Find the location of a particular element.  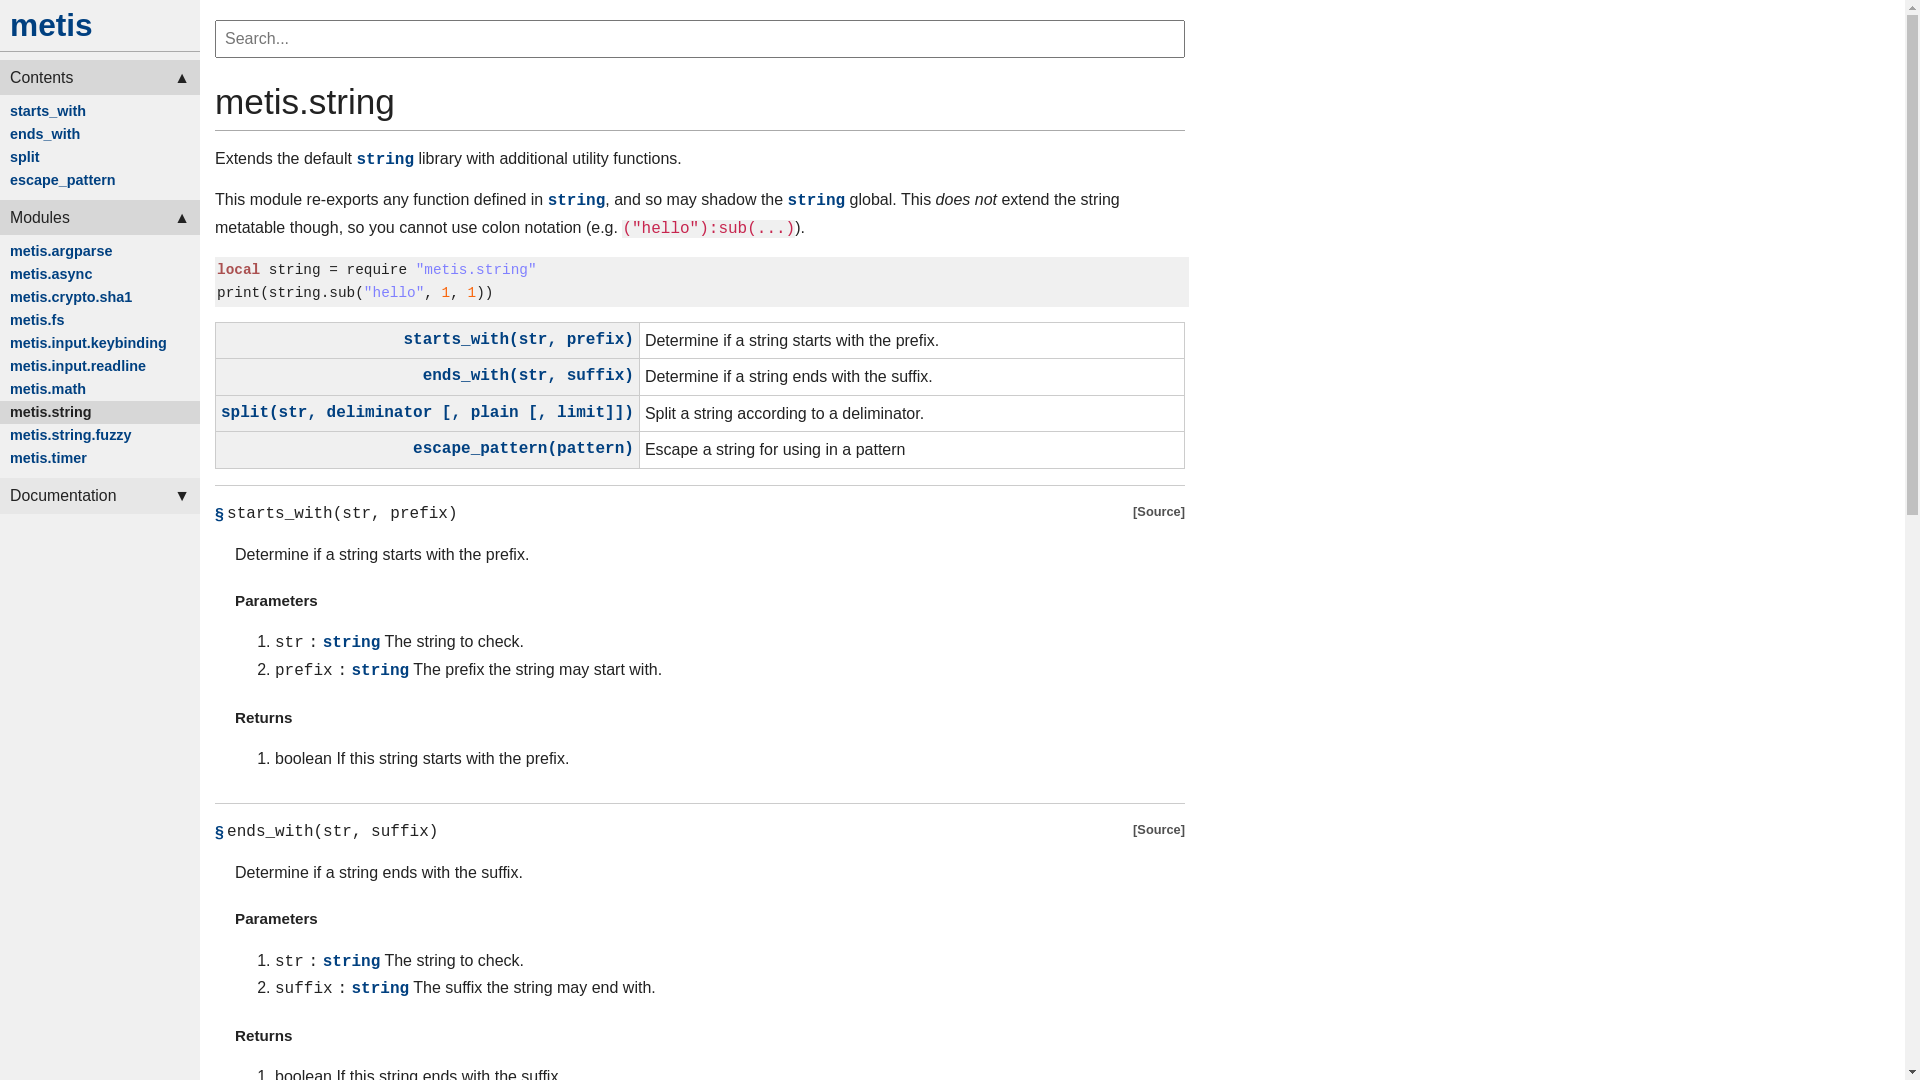

'metis.input.keybinding' is located at coordinates (99, 342).